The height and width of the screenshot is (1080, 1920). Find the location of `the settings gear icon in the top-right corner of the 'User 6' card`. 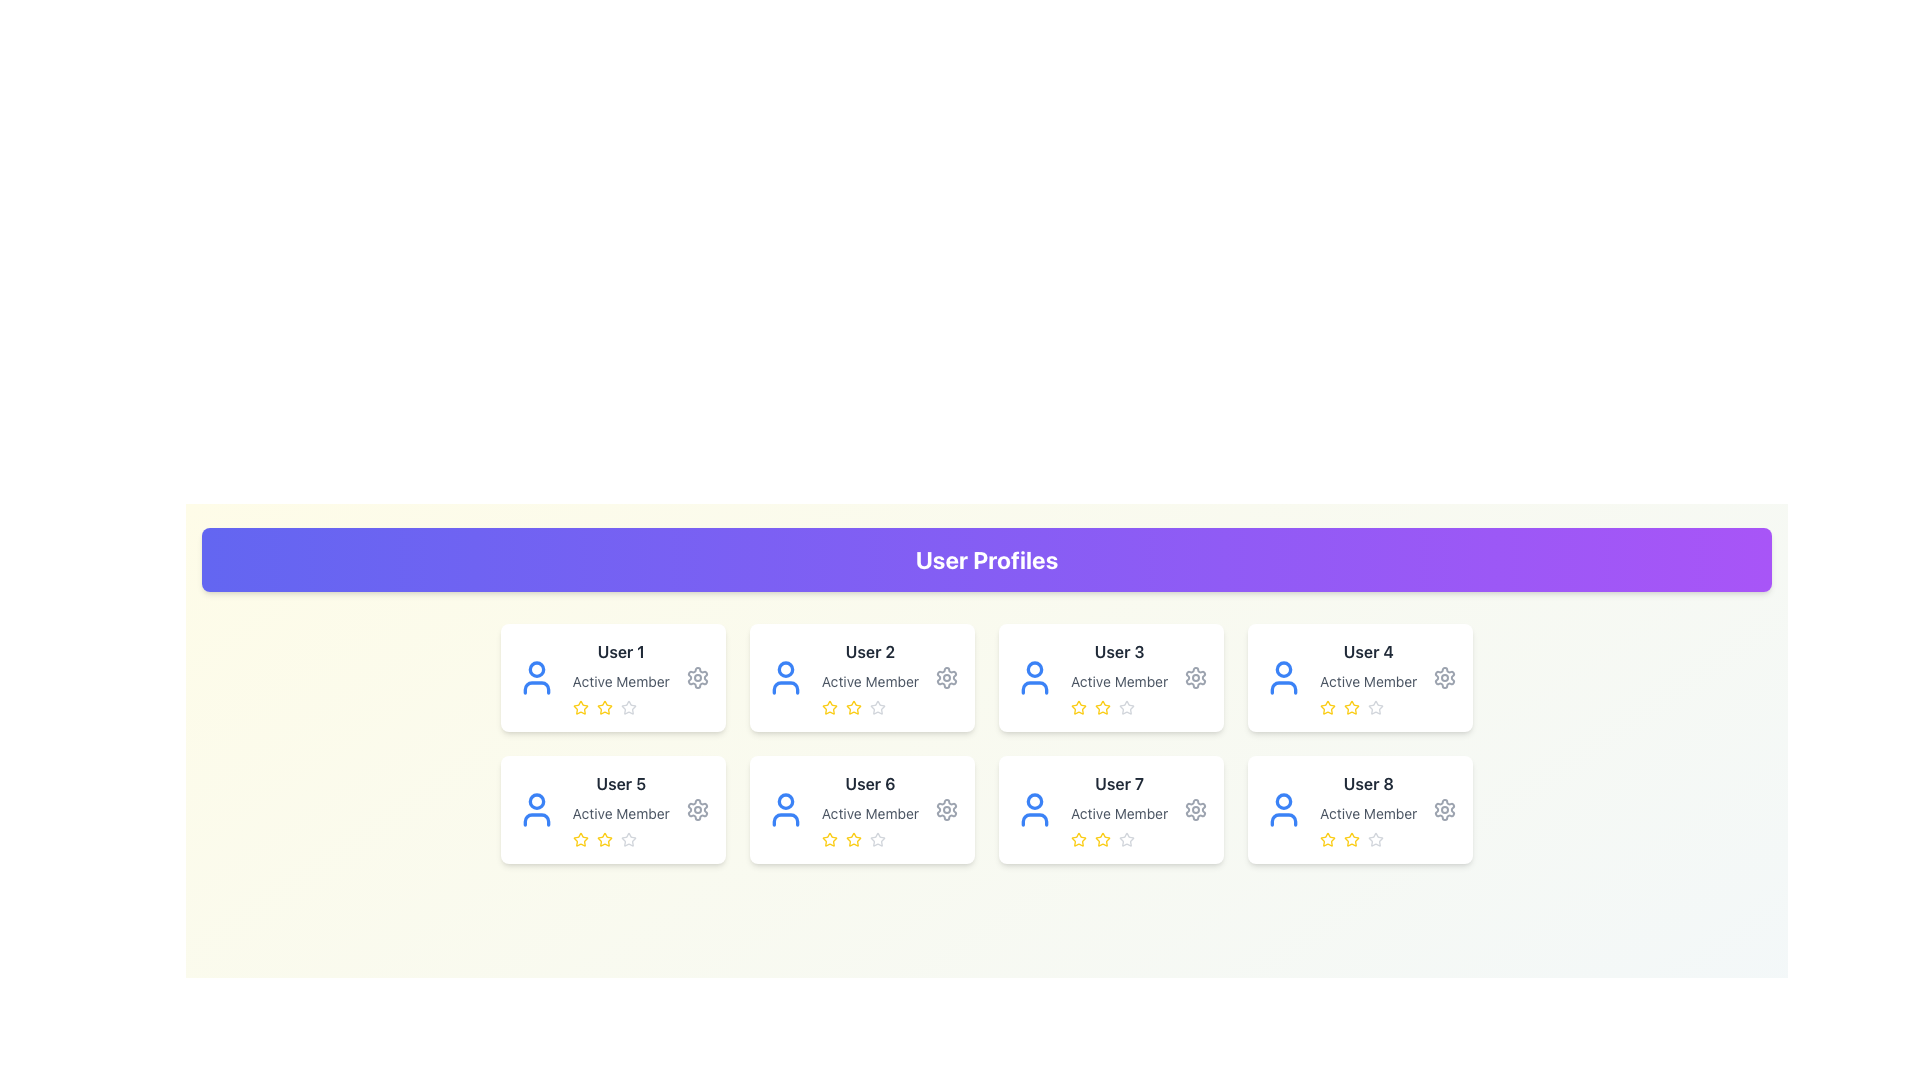

the settings gear icon in the top-right corner of the 'User 6' card is located at coordinates (945, 810).